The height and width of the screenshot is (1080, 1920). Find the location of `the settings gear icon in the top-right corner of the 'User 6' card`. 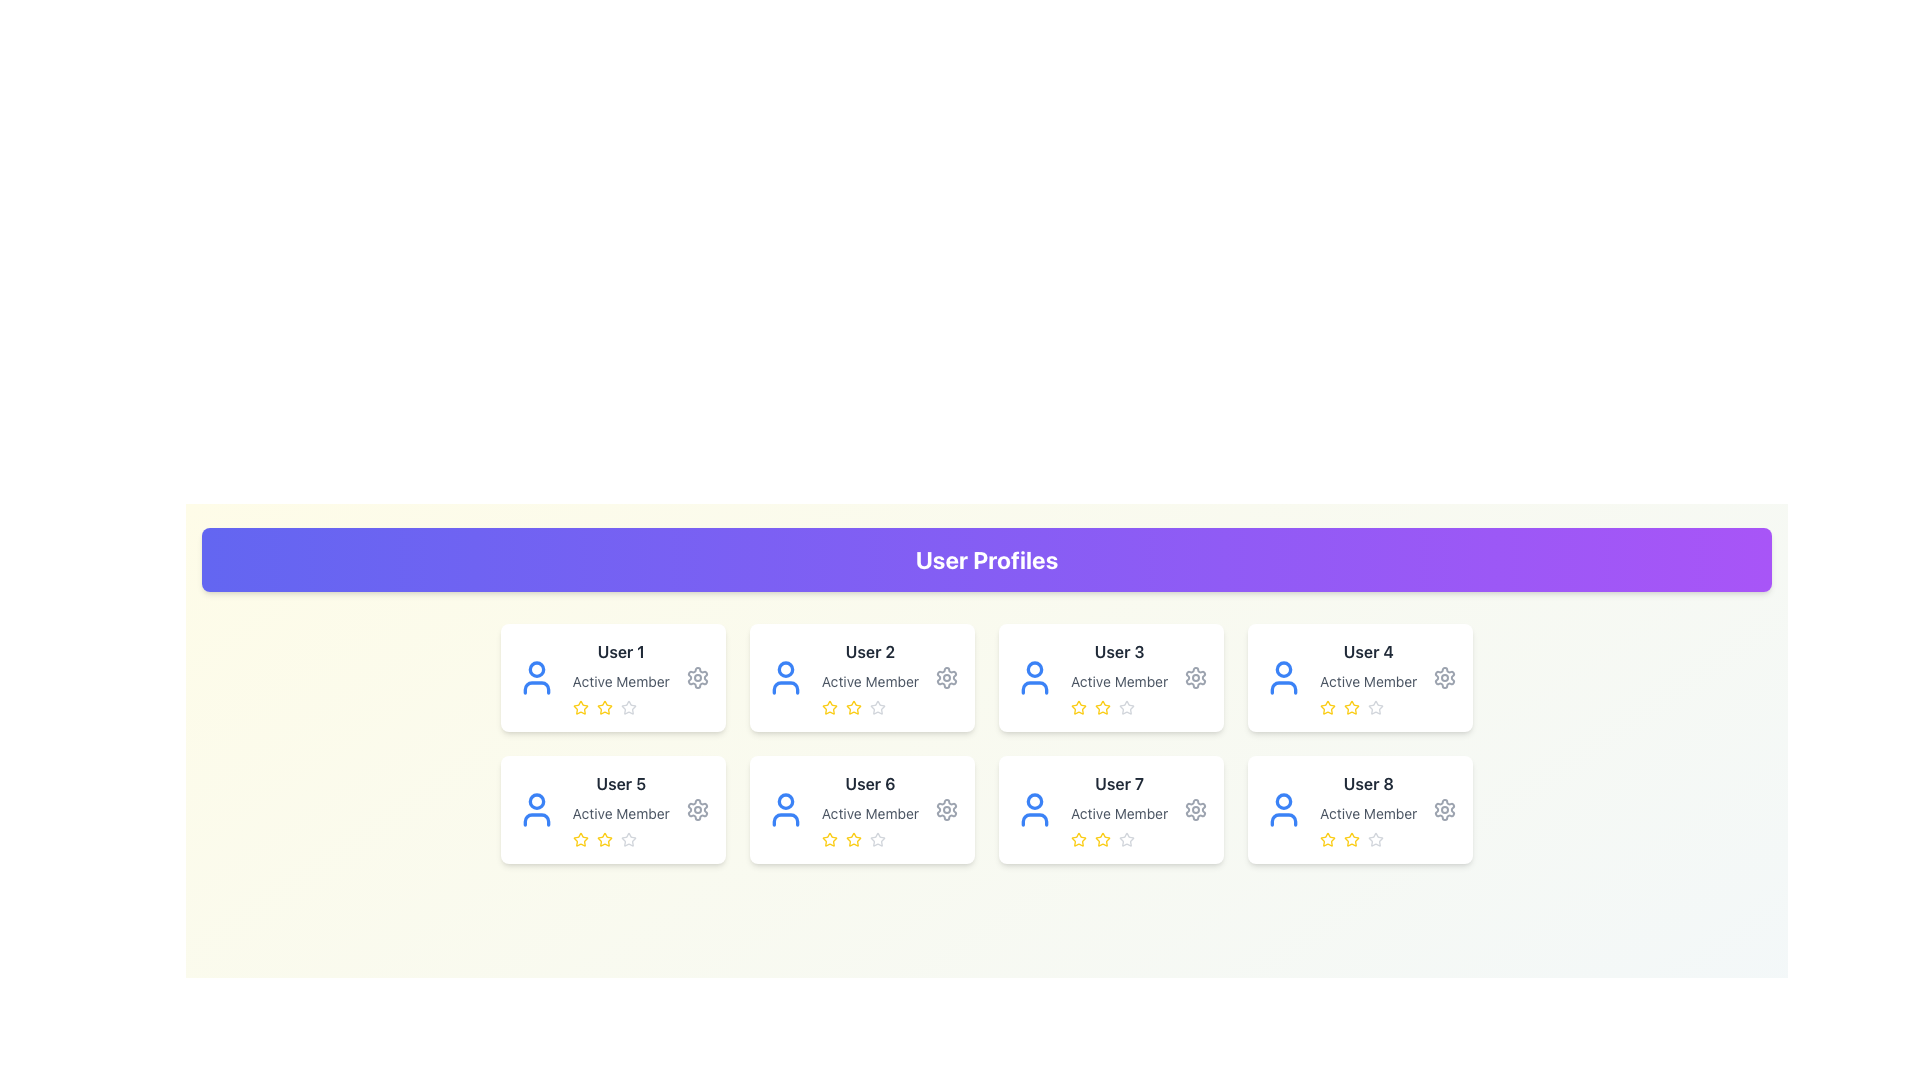

the settings gear icon in the top-right corner of the 'User 6' card is located at coordinates (945, 810).